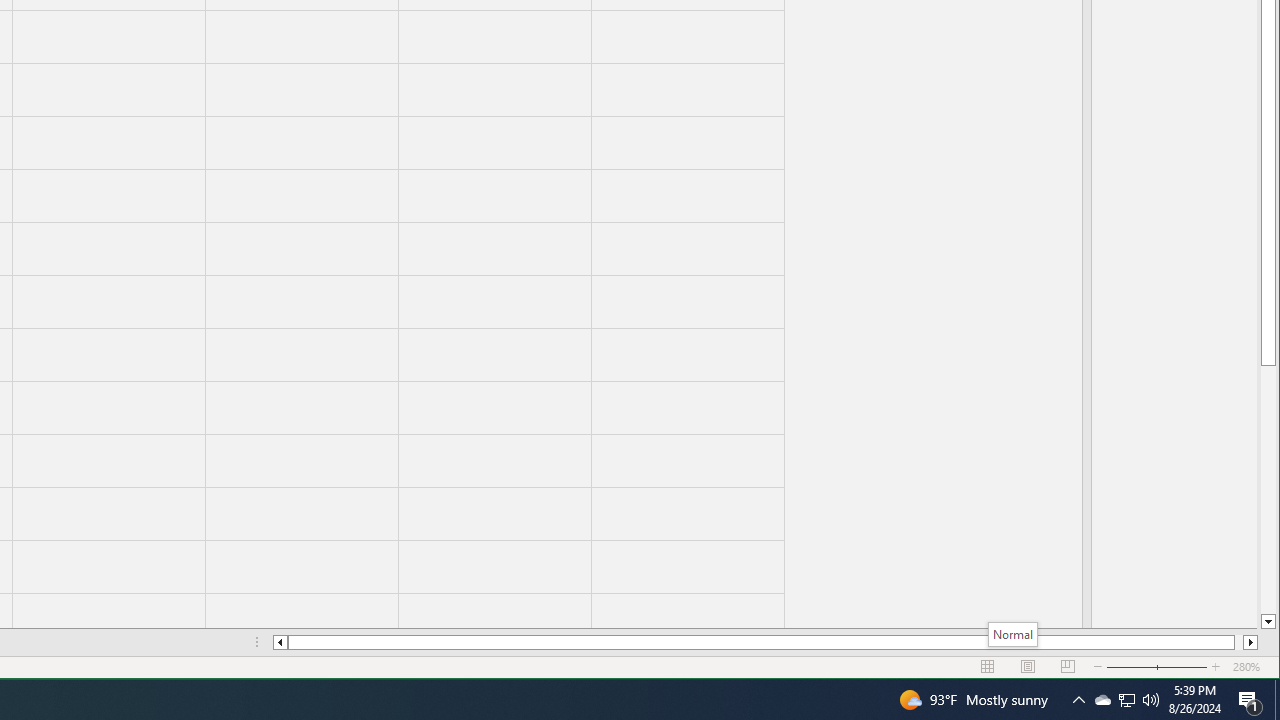 The width and height of the screenshot is (1280, 720). Describe the element at coordinates (278, 642) in the screenshot. I see `'Column left'` at that location.